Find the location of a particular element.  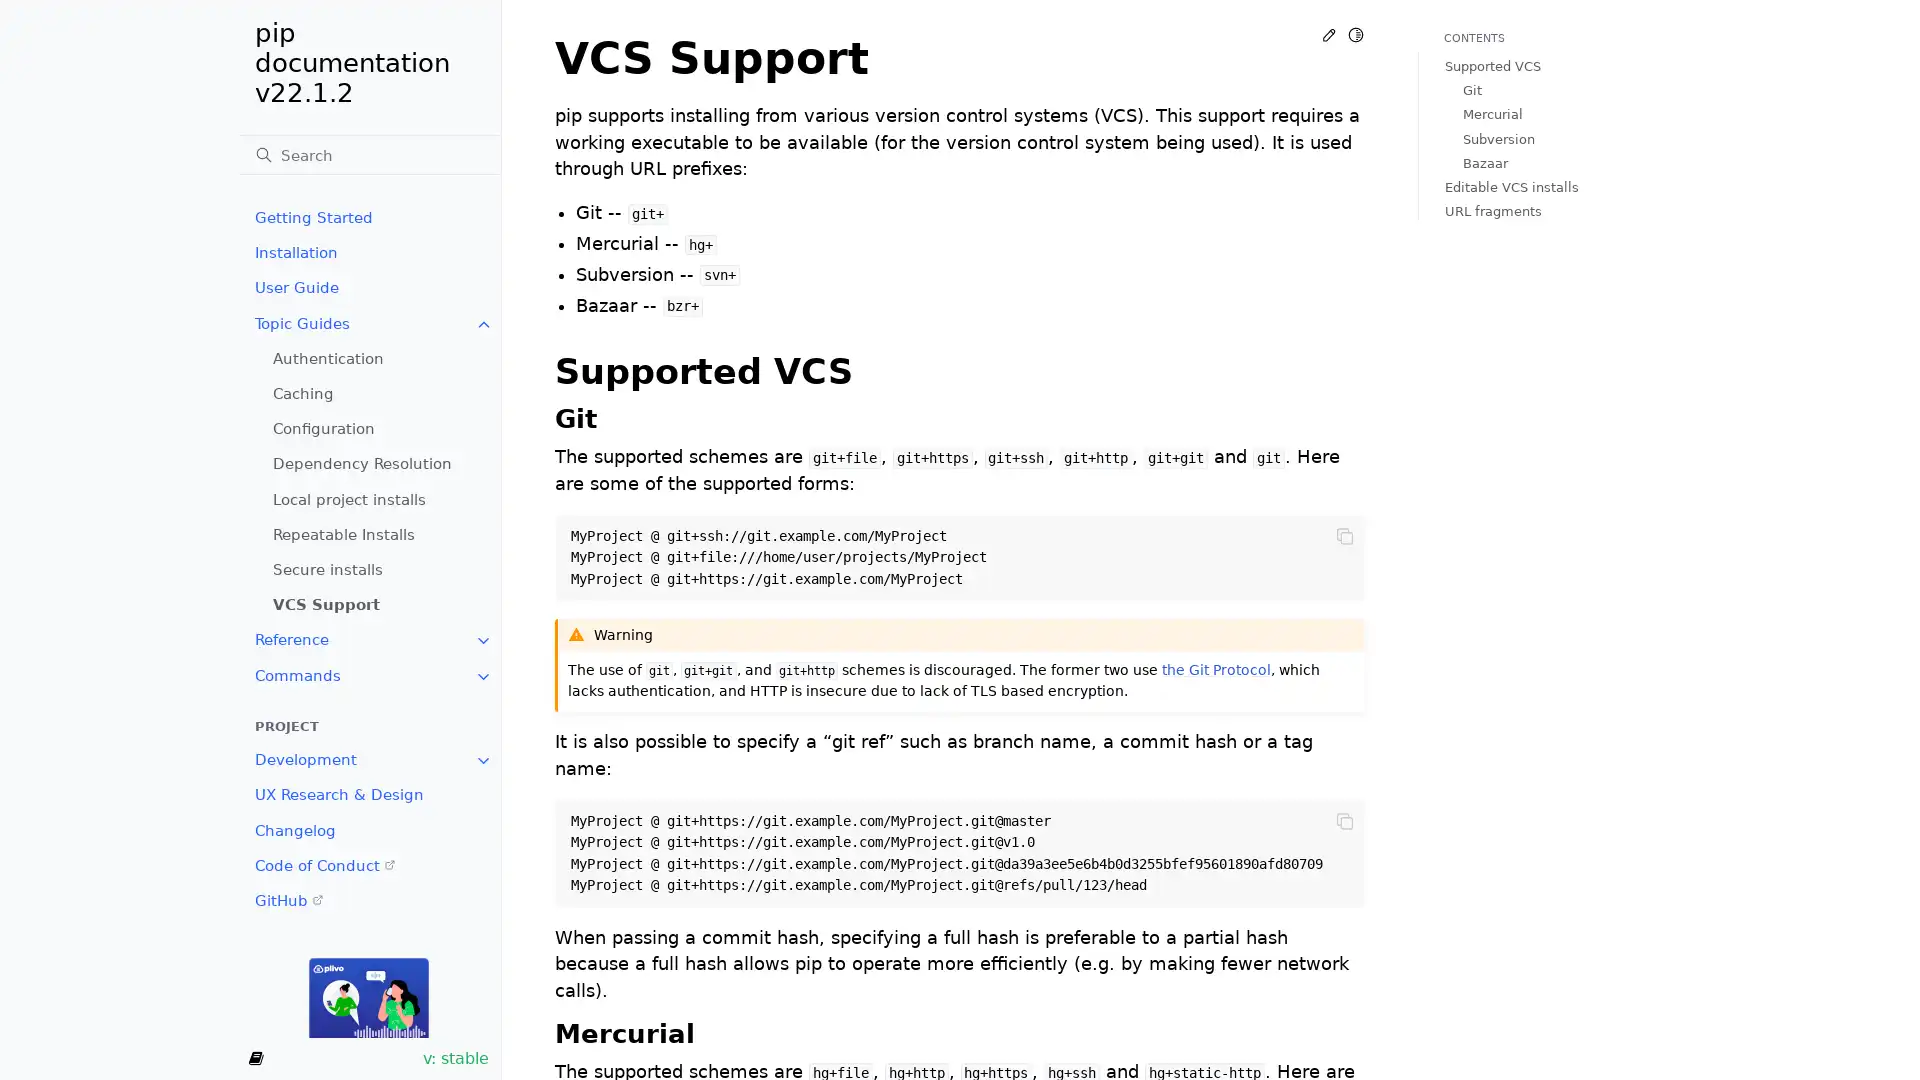

Copy to clipboard is located at coordinates (1344, 535).